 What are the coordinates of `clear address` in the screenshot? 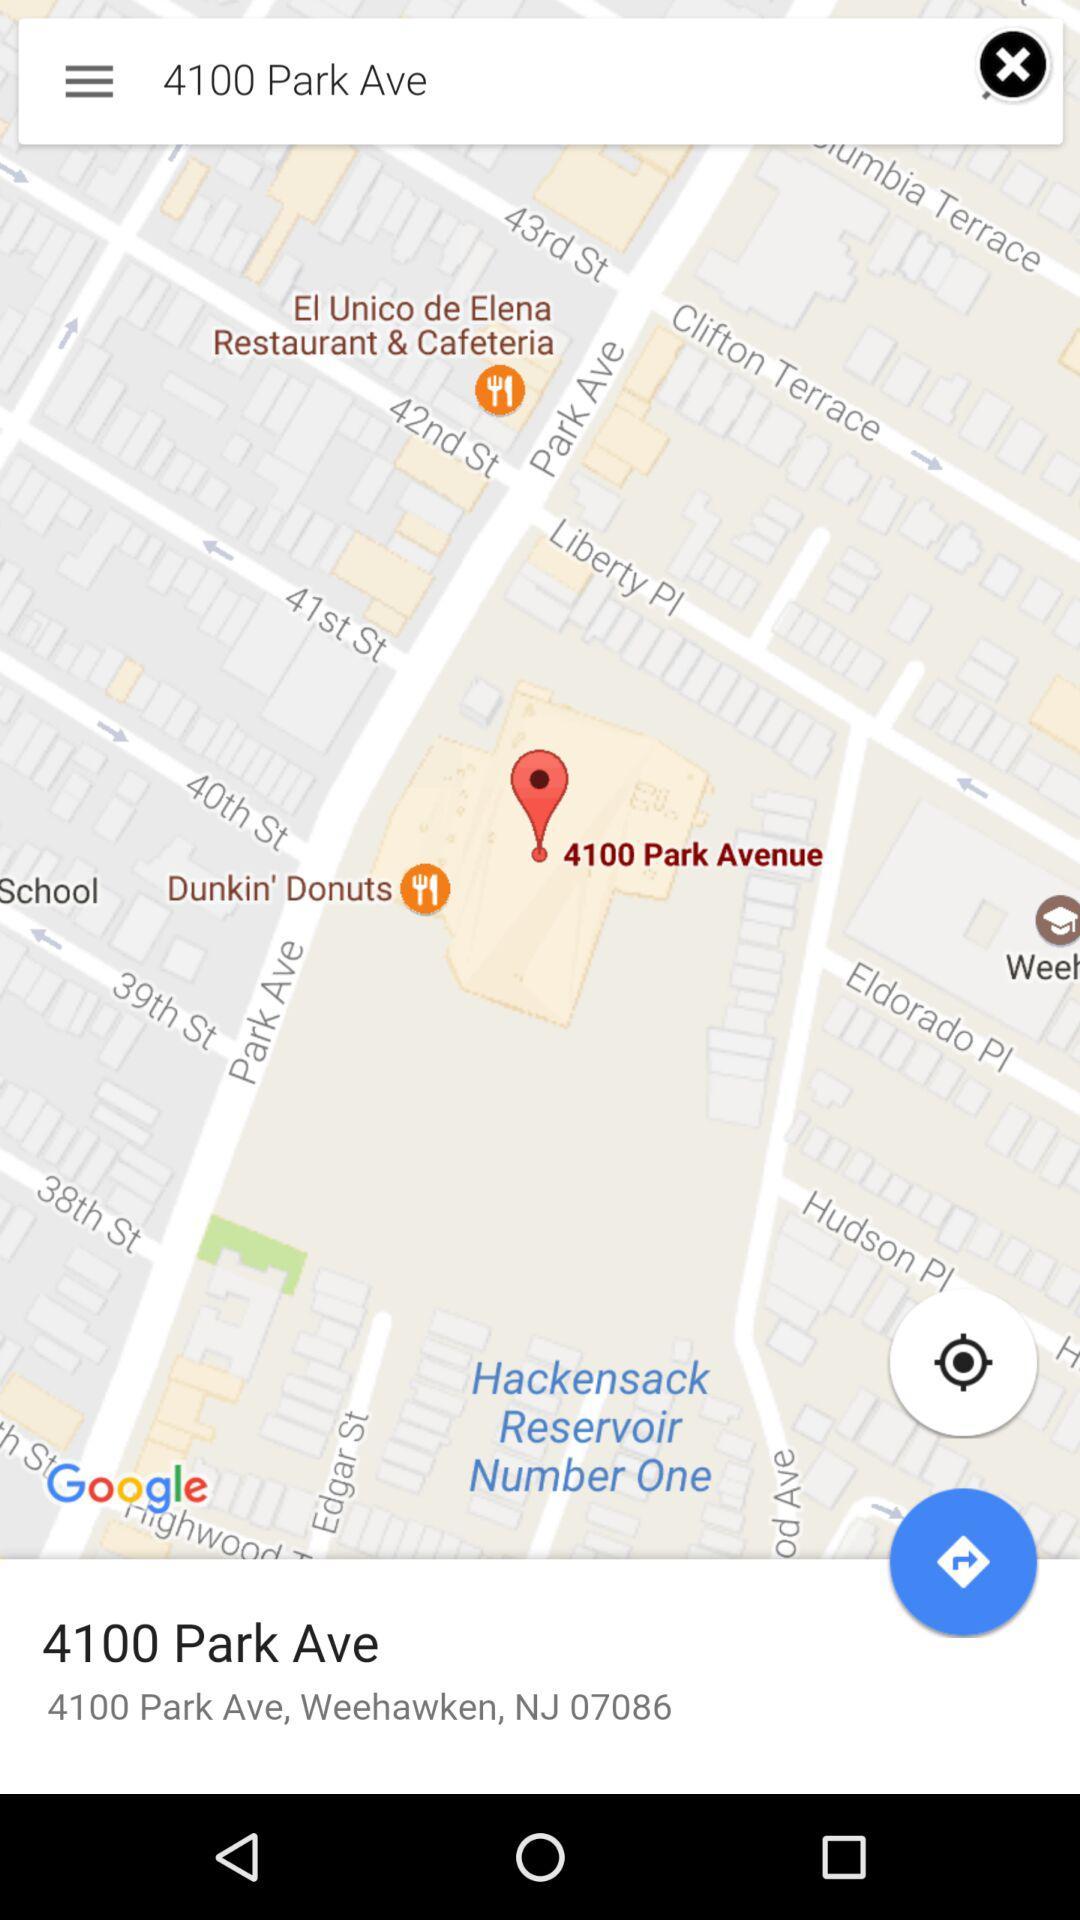 It's located at (1014, 65).